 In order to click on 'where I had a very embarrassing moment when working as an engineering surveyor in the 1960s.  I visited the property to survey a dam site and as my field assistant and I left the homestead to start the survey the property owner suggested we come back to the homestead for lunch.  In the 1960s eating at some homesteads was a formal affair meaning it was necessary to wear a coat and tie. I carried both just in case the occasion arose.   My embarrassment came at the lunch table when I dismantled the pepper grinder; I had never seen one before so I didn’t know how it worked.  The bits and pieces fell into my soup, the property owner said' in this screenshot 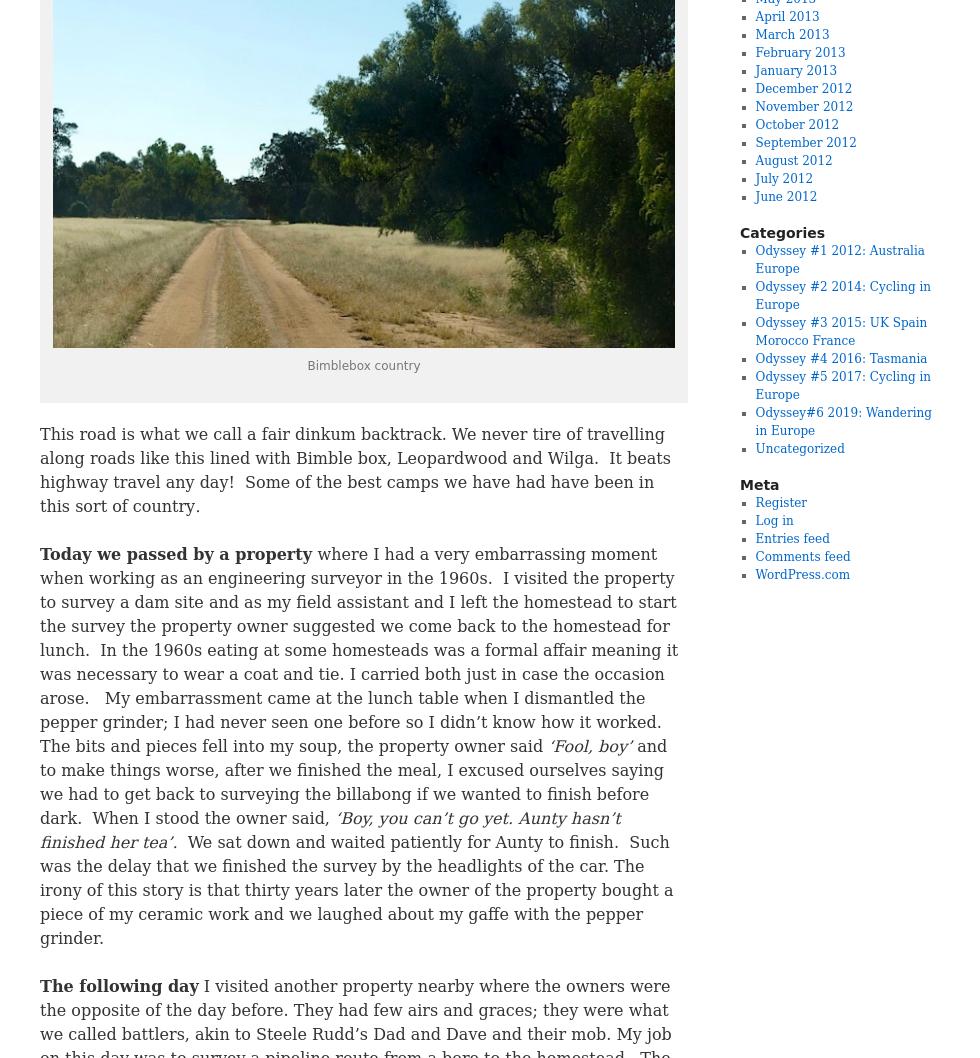, I will do `click(358, 648)`.